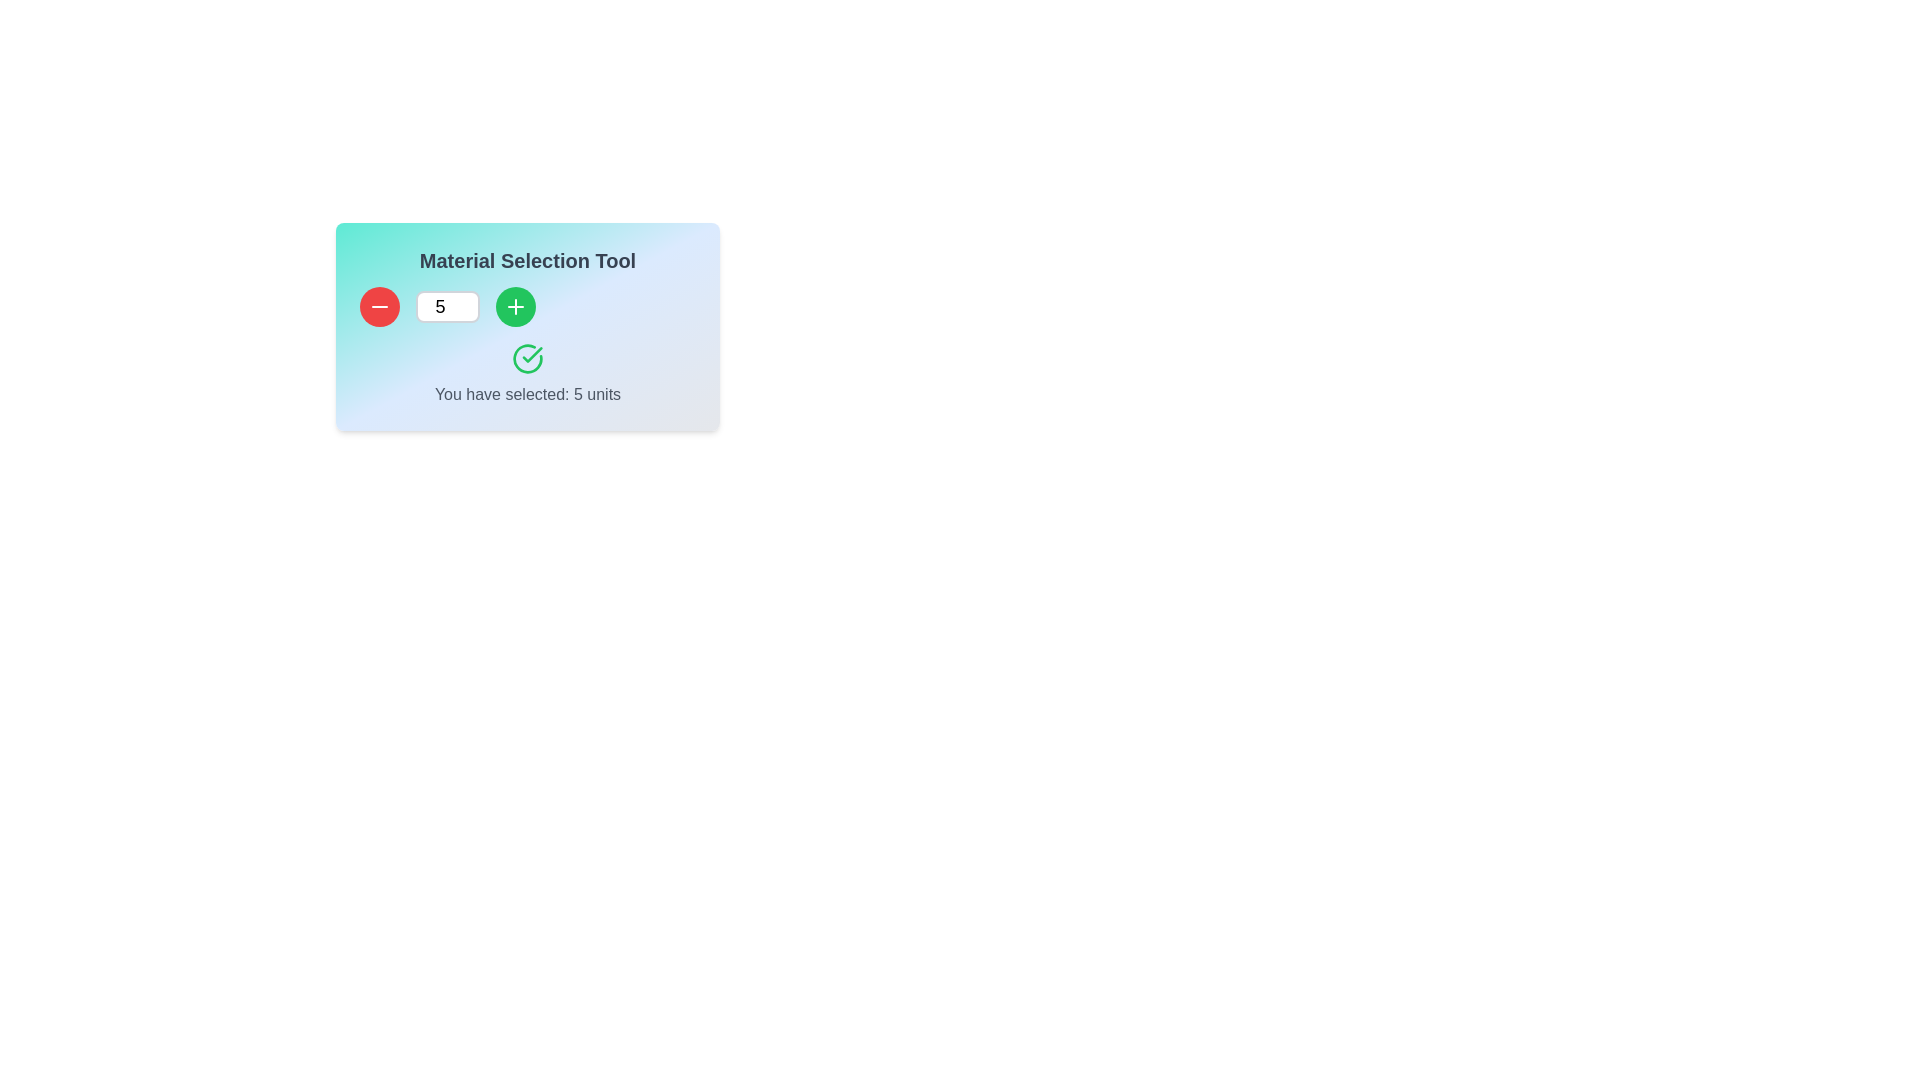  I want to click on the circular red decrement button located at the top-left of the 'Material Selection Tool' control card, so click(379, 307).